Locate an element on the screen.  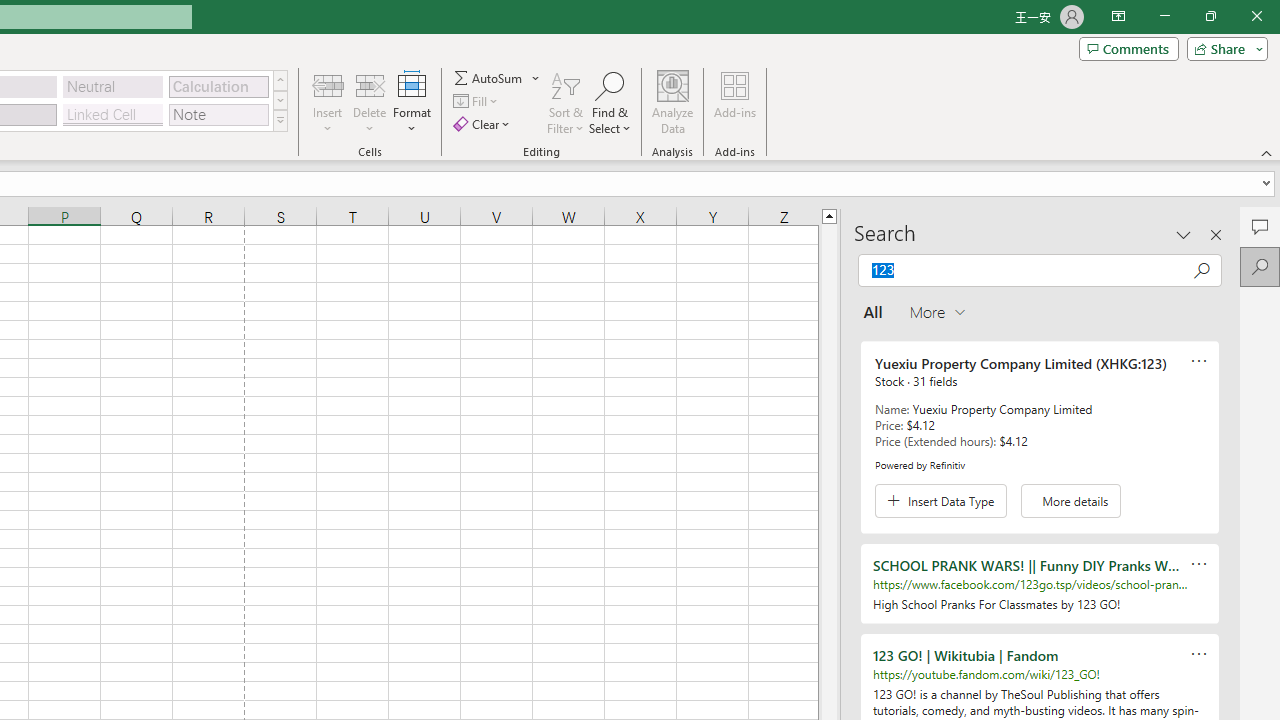
'Note' is located at coordinates (218, 114).